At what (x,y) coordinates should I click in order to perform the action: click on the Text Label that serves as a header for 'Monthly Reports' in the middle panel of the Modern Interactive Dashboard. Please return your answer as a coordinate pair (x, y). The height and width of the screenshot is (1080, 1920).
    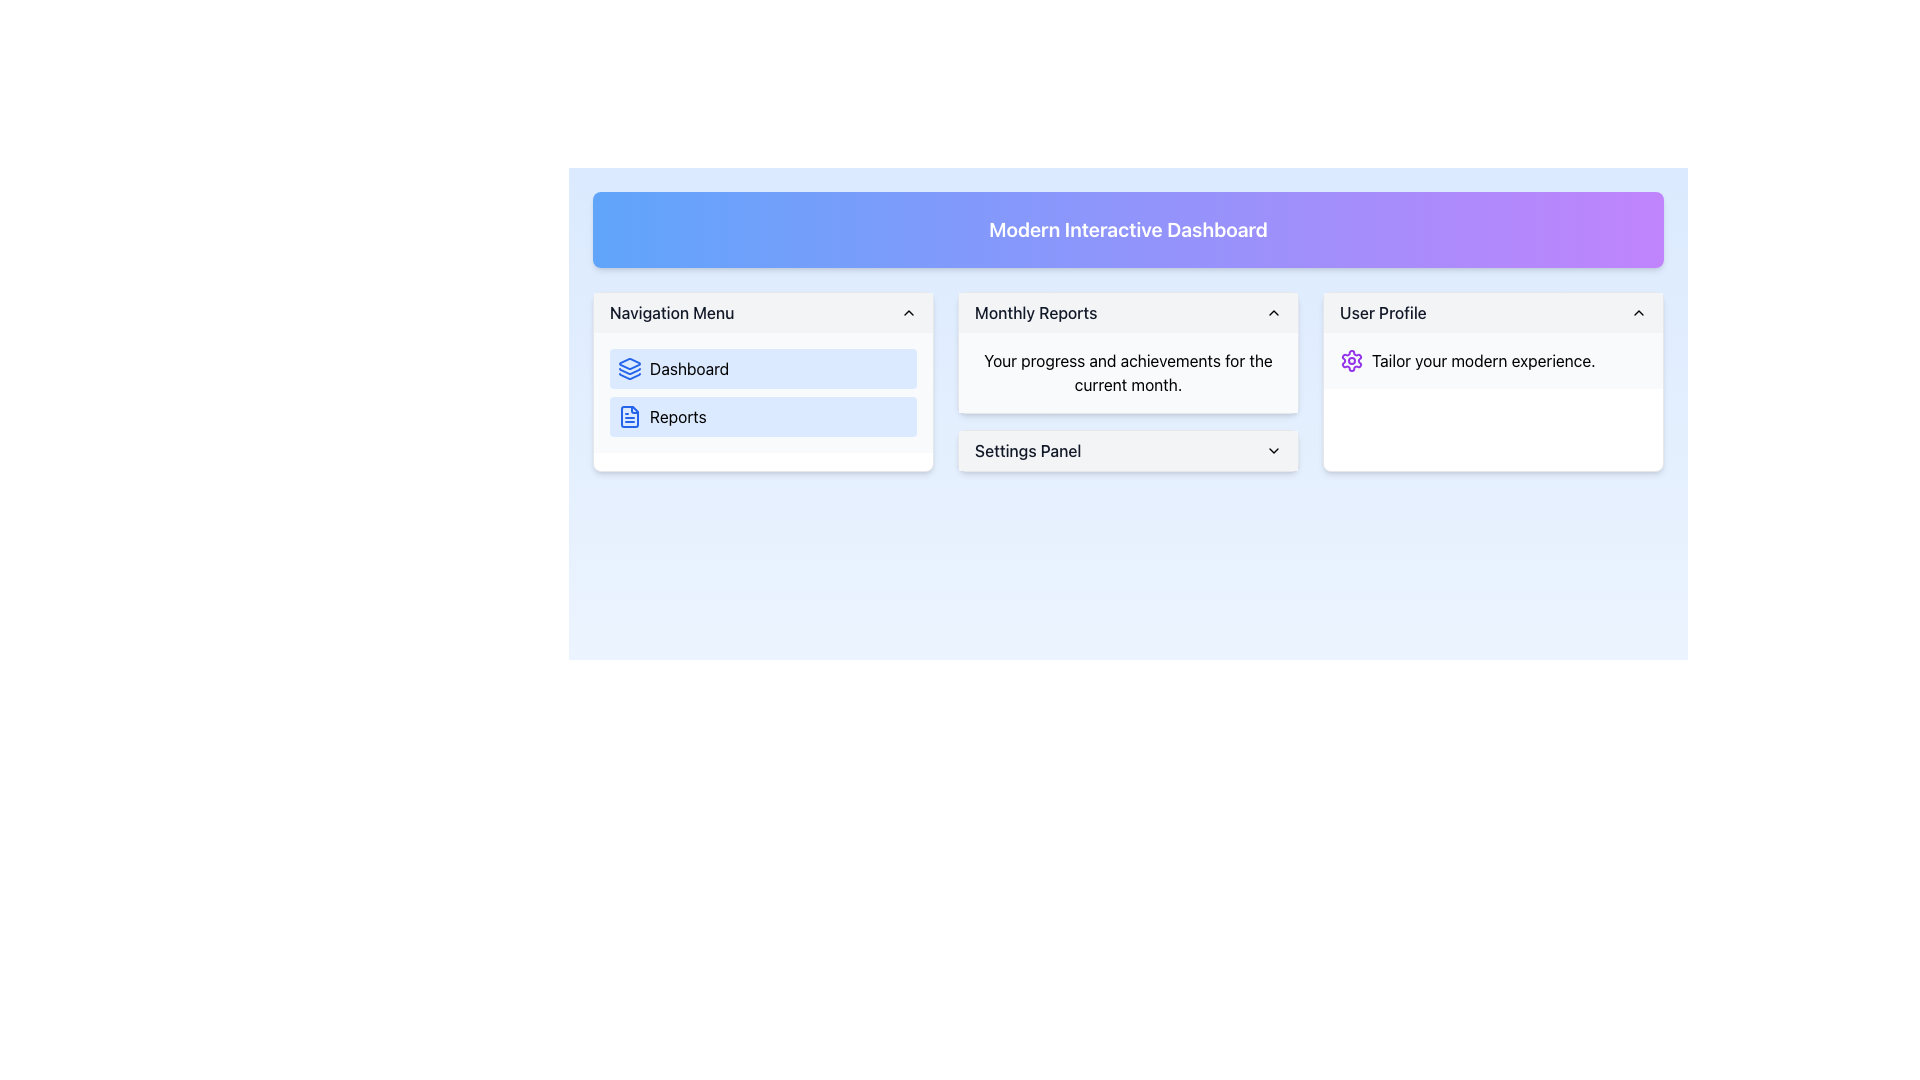
    Looking at the image, I should click on (1036, 312).